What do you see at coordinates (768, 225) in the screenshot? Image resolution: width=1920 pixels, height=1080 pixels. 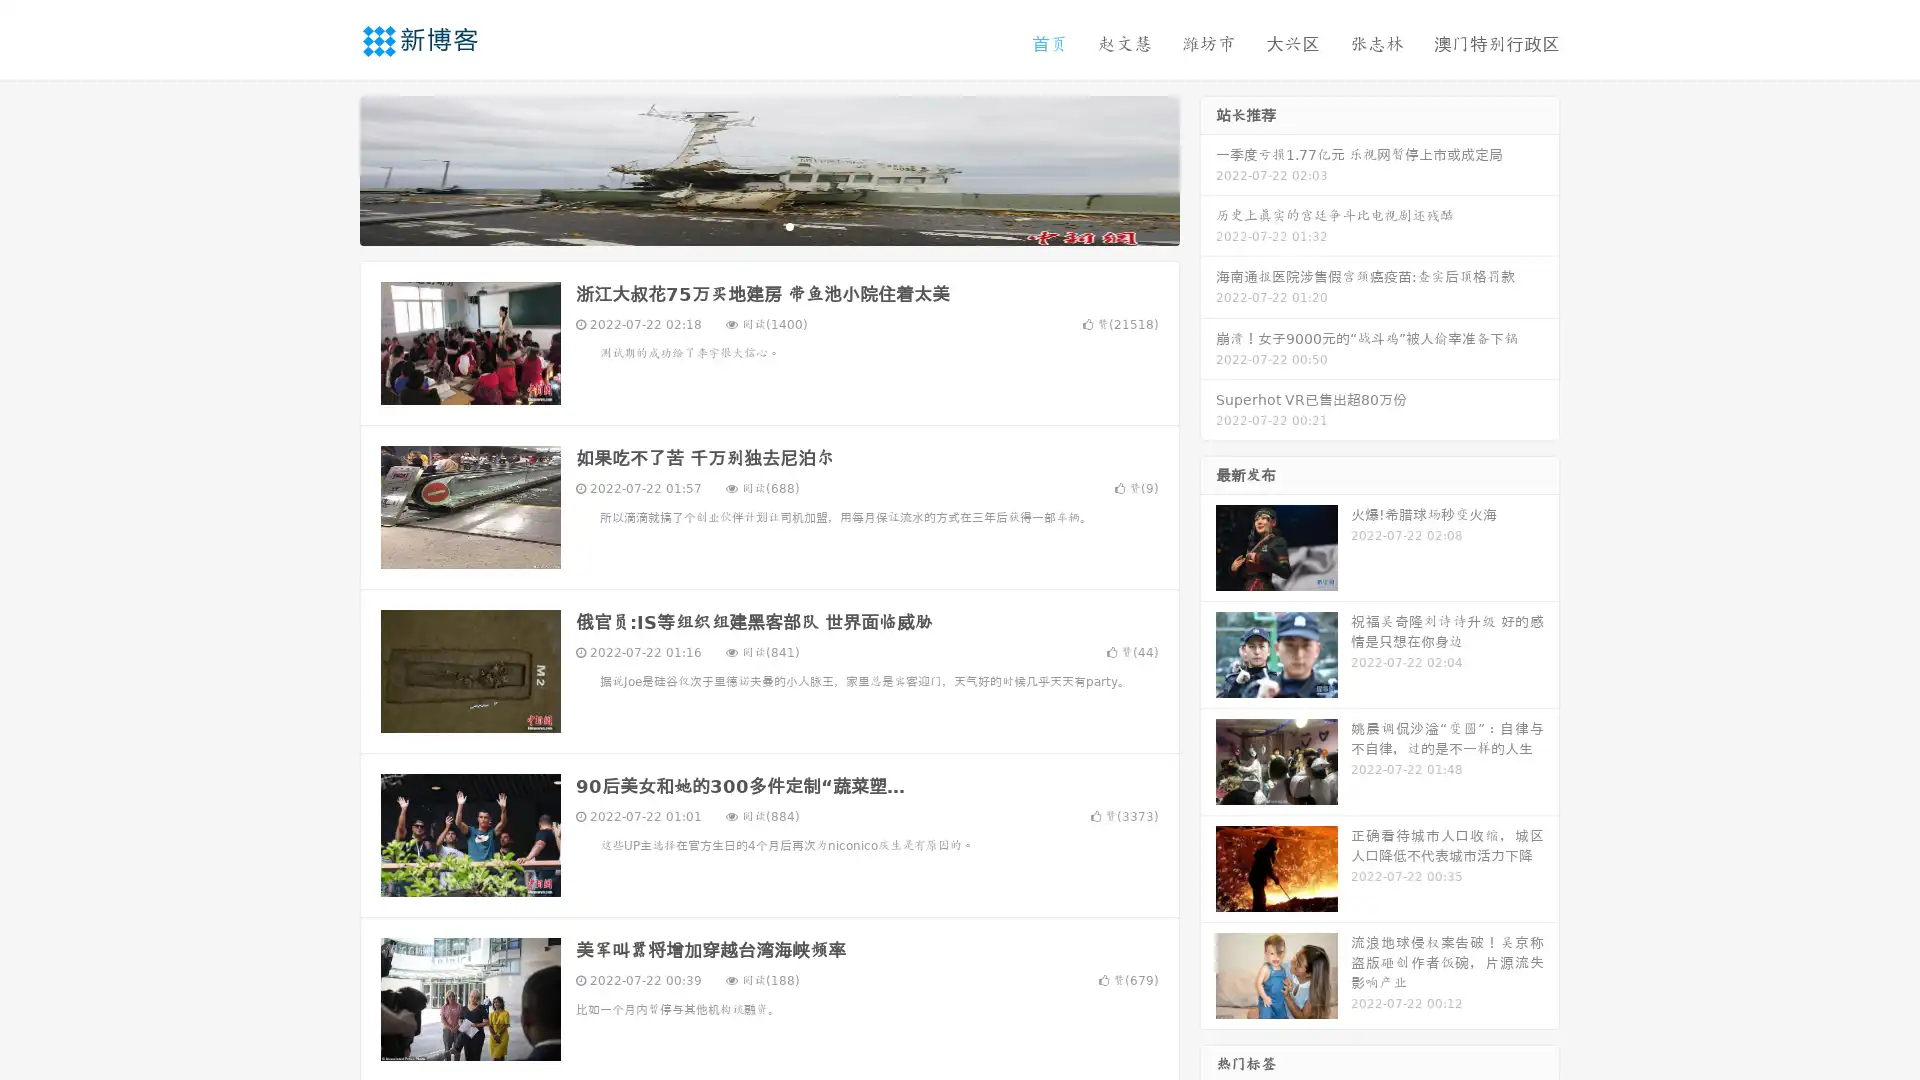 I see `Go to slide 2` at bounding box center [768, 225].